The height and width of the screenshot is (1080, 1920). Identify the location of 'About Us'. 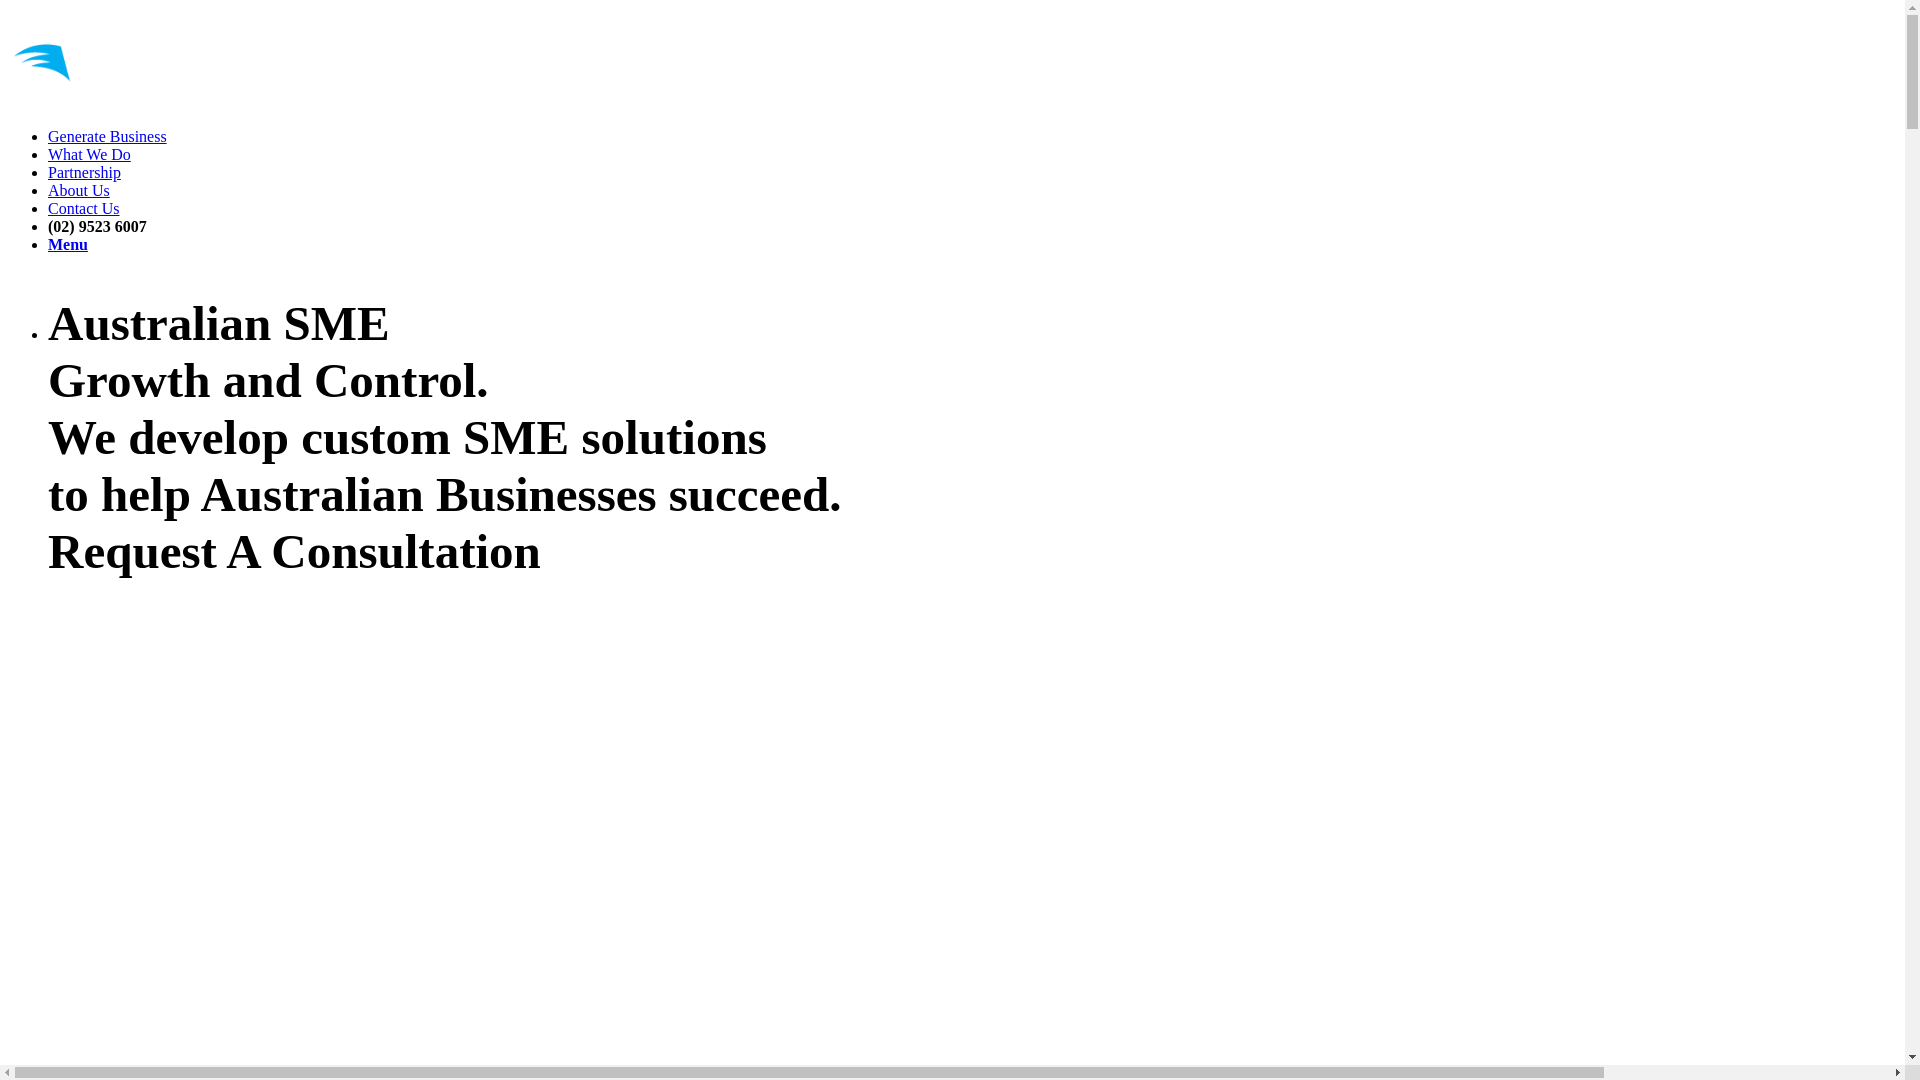
(48, 190).